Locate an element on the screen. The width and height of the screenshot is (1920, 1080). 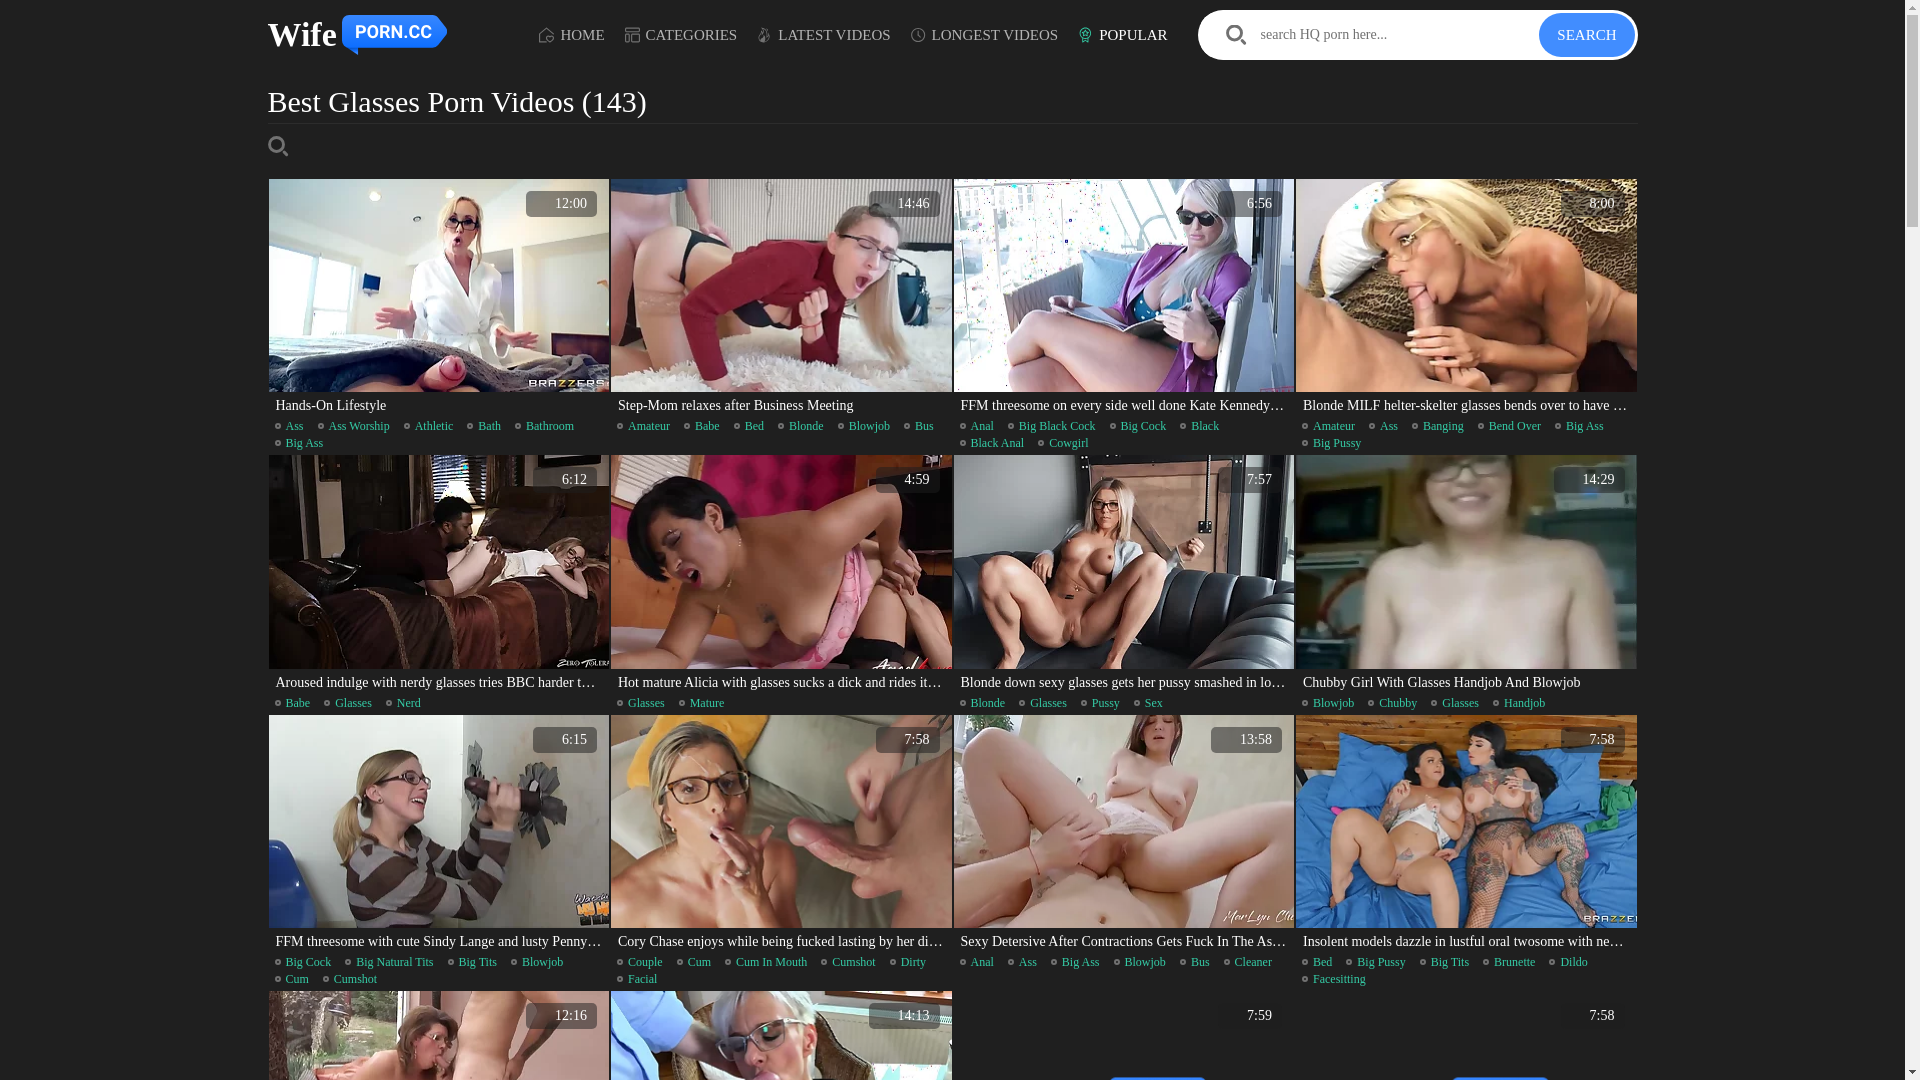
'Athletic' is located at coordinates (427, 424).